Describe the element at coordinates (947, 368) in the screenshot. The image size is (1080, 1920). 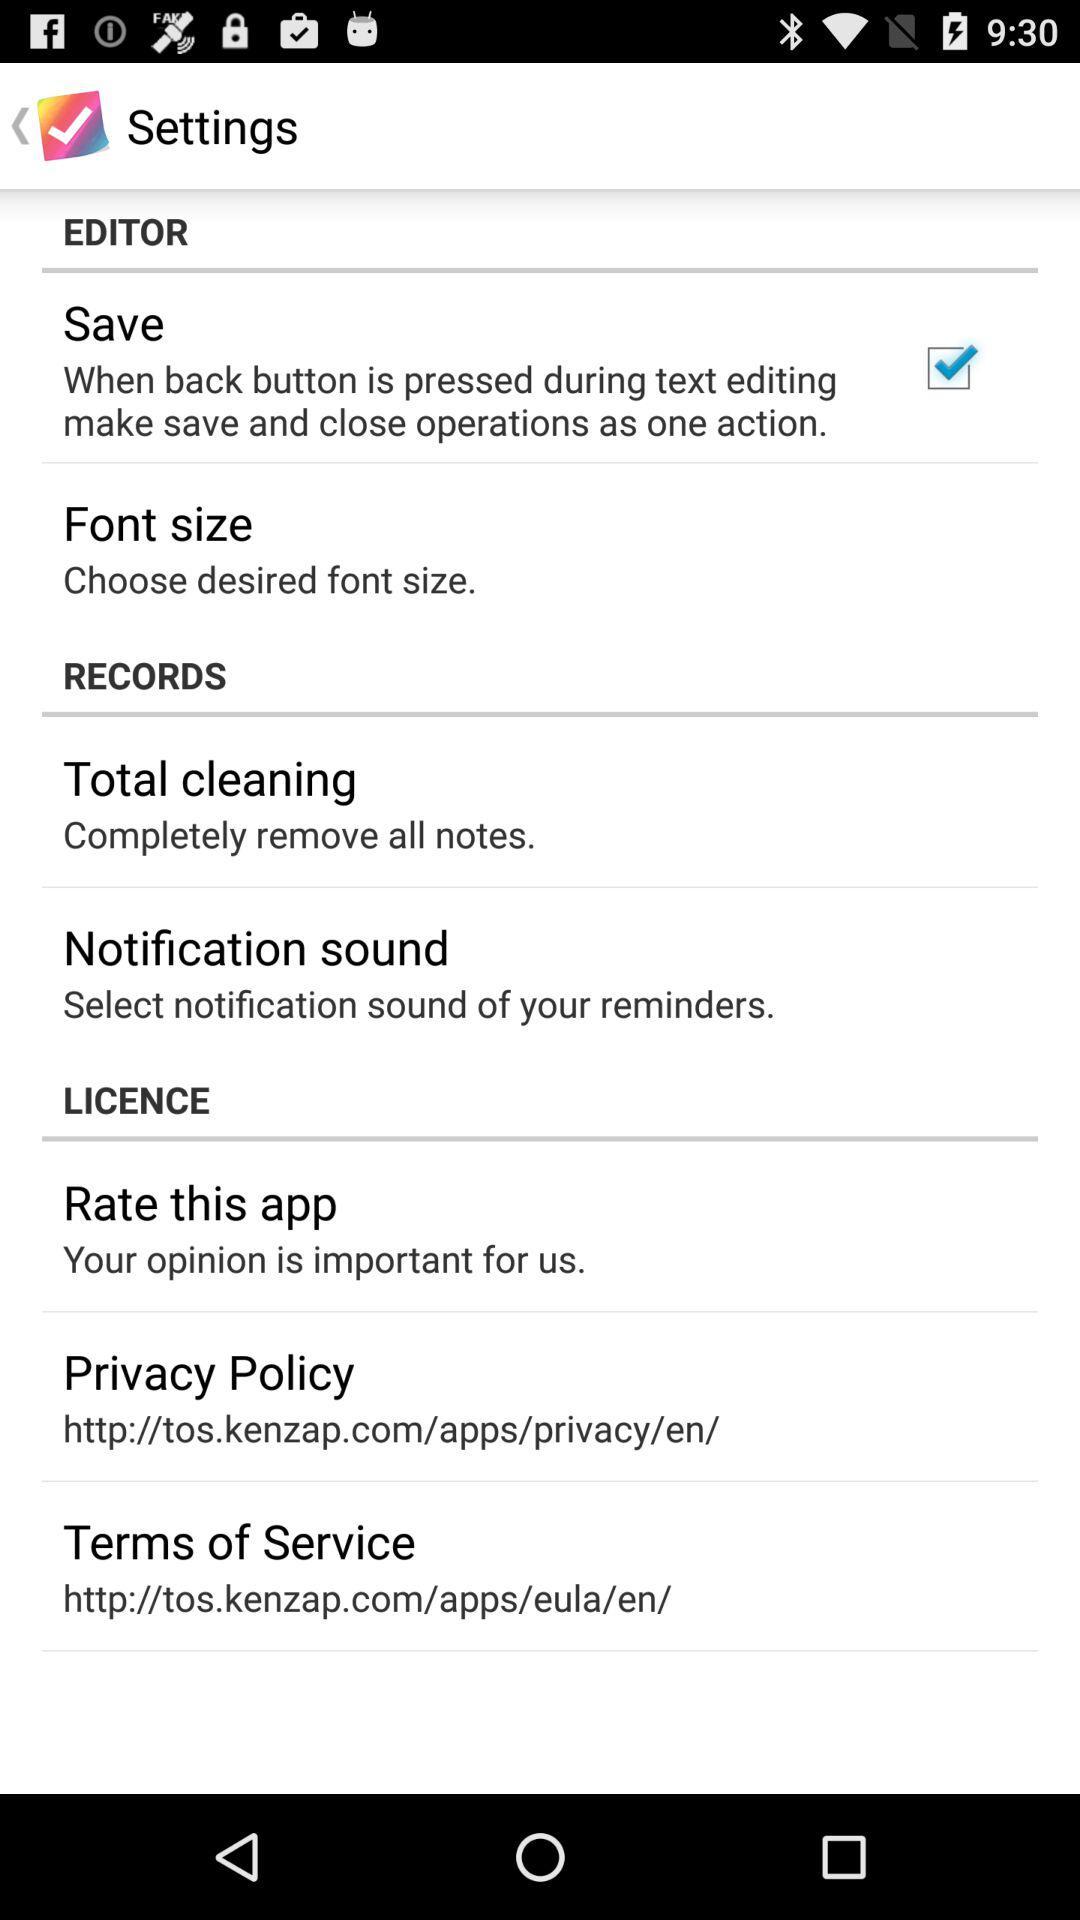
I see `app above the records` at that location.